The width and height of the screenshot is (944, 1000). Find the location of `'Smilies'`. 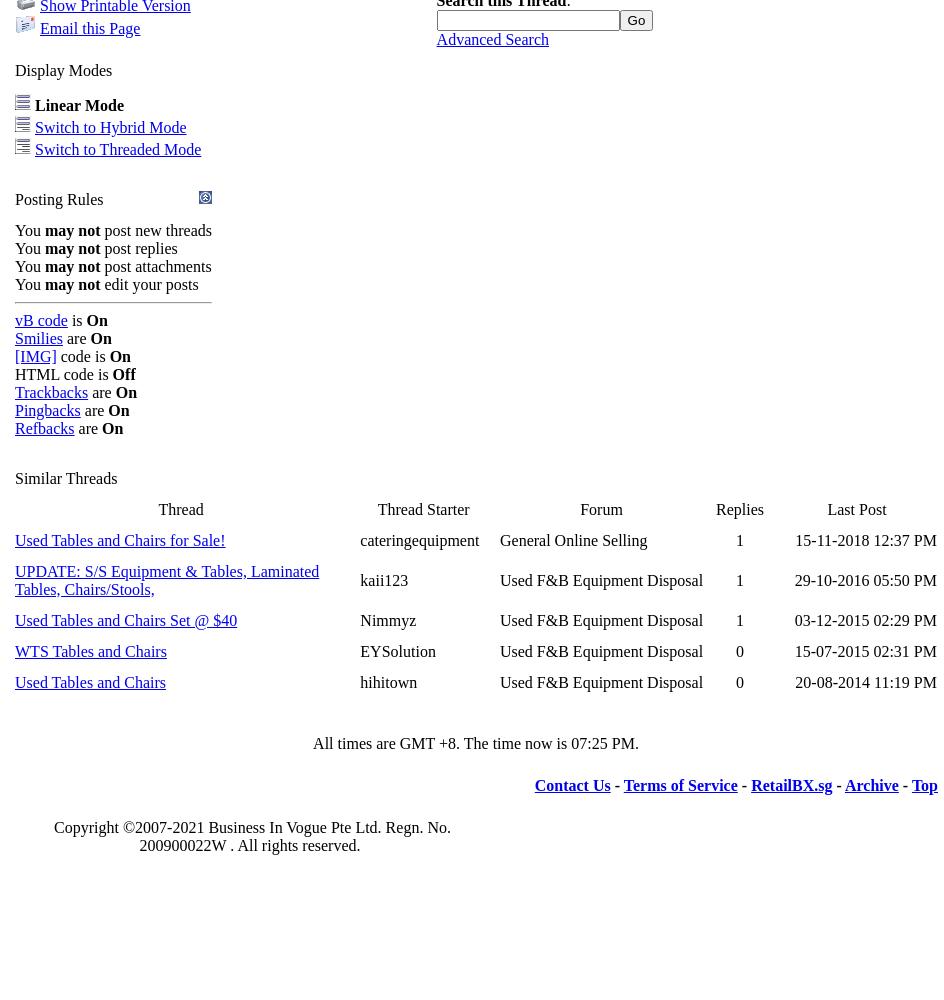

'Smilies' is located at coordinates (38, 336).